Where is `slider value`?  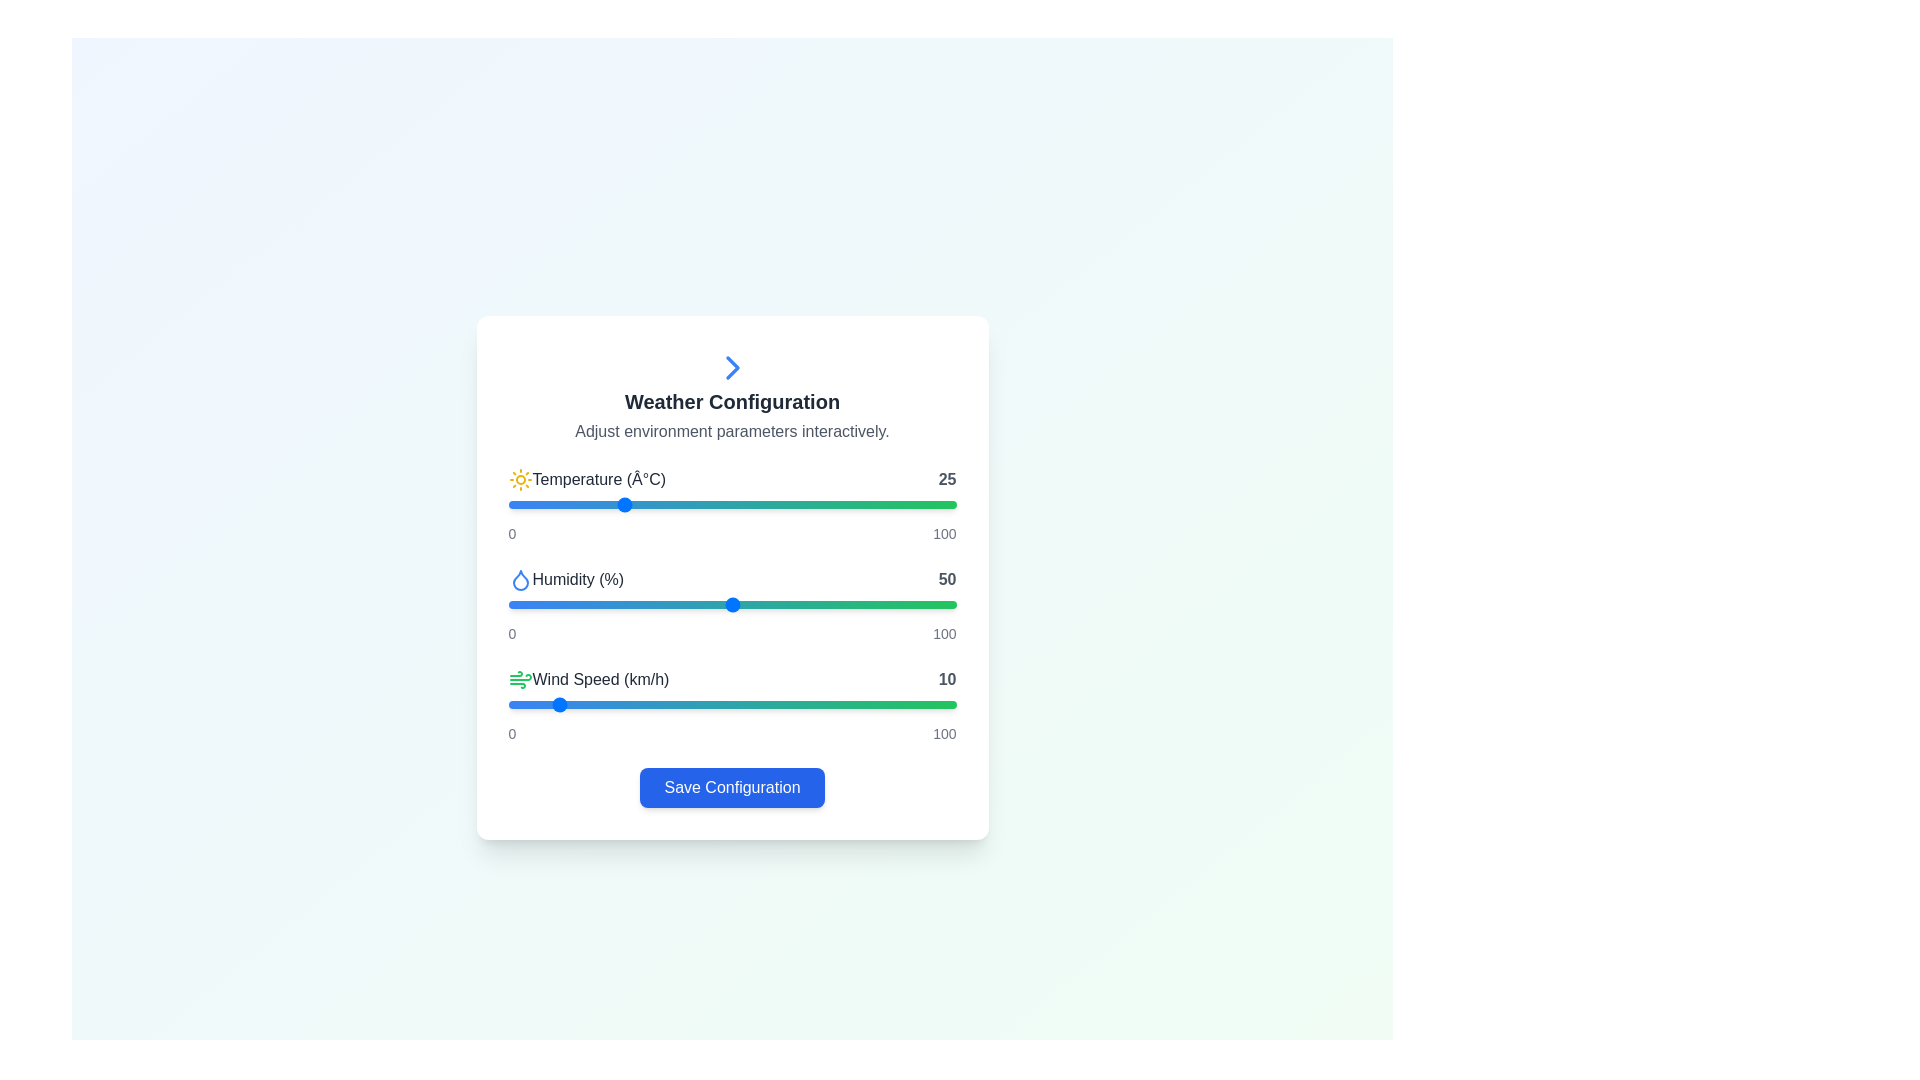
slider value is located at coordinates (835, 504).